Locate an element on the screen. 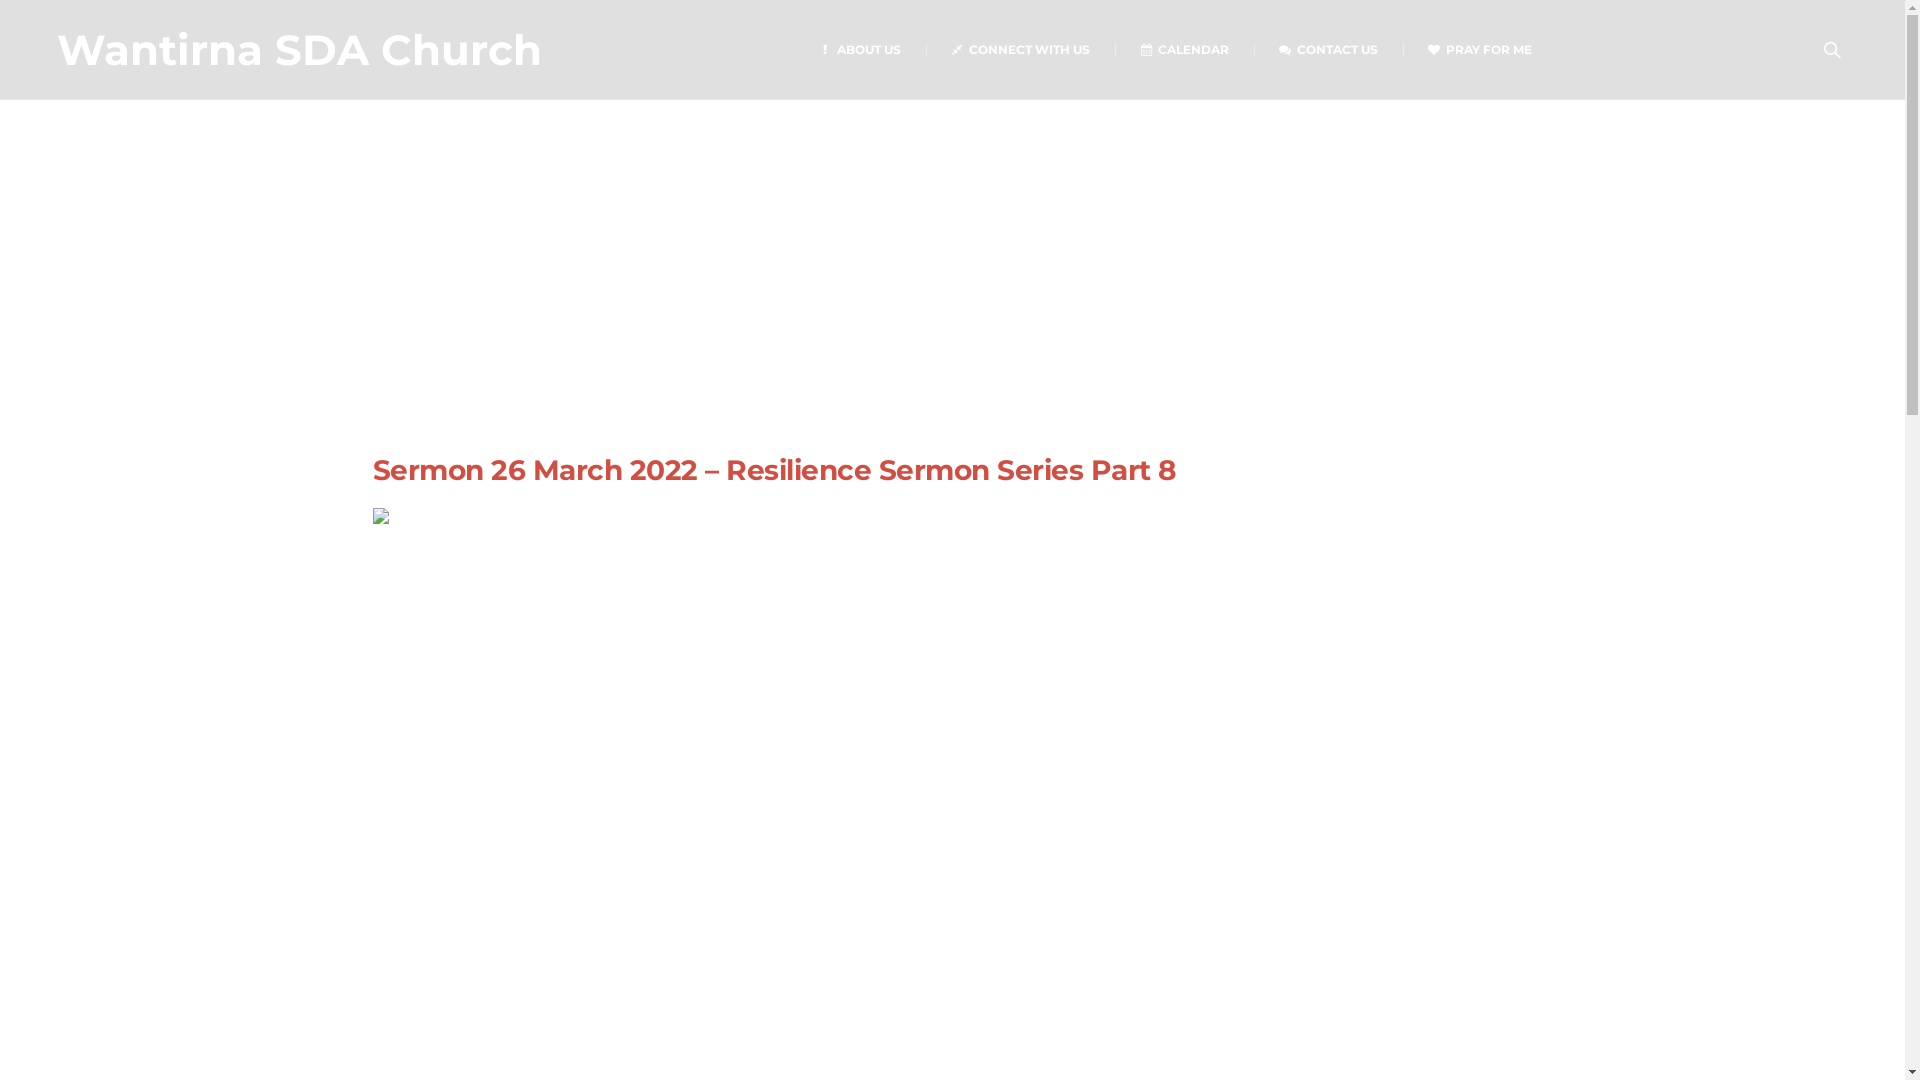 The image size is (1920, 1080). 'CONTACT US' is located at coordinates (1252, 48).